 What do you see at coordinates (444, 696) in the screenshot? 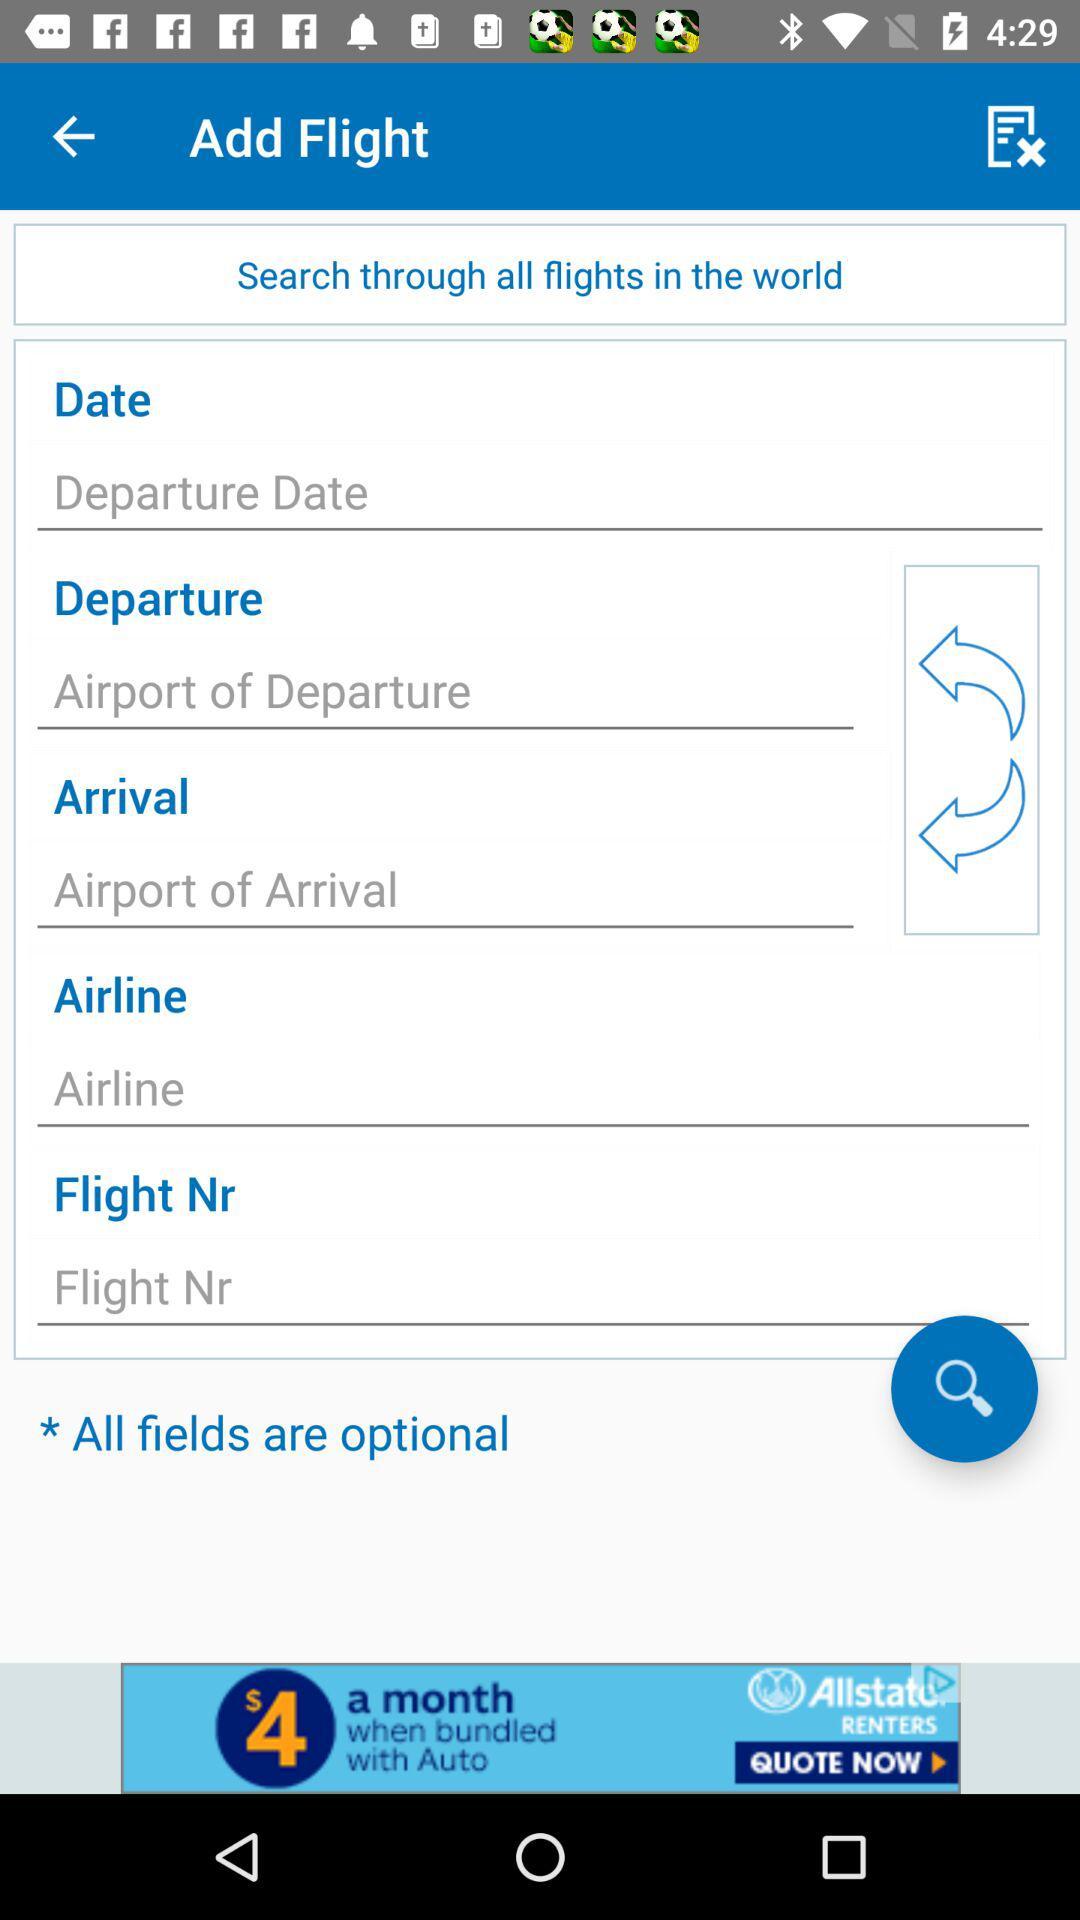
I see `text input field` at bounding box center [444, 696].